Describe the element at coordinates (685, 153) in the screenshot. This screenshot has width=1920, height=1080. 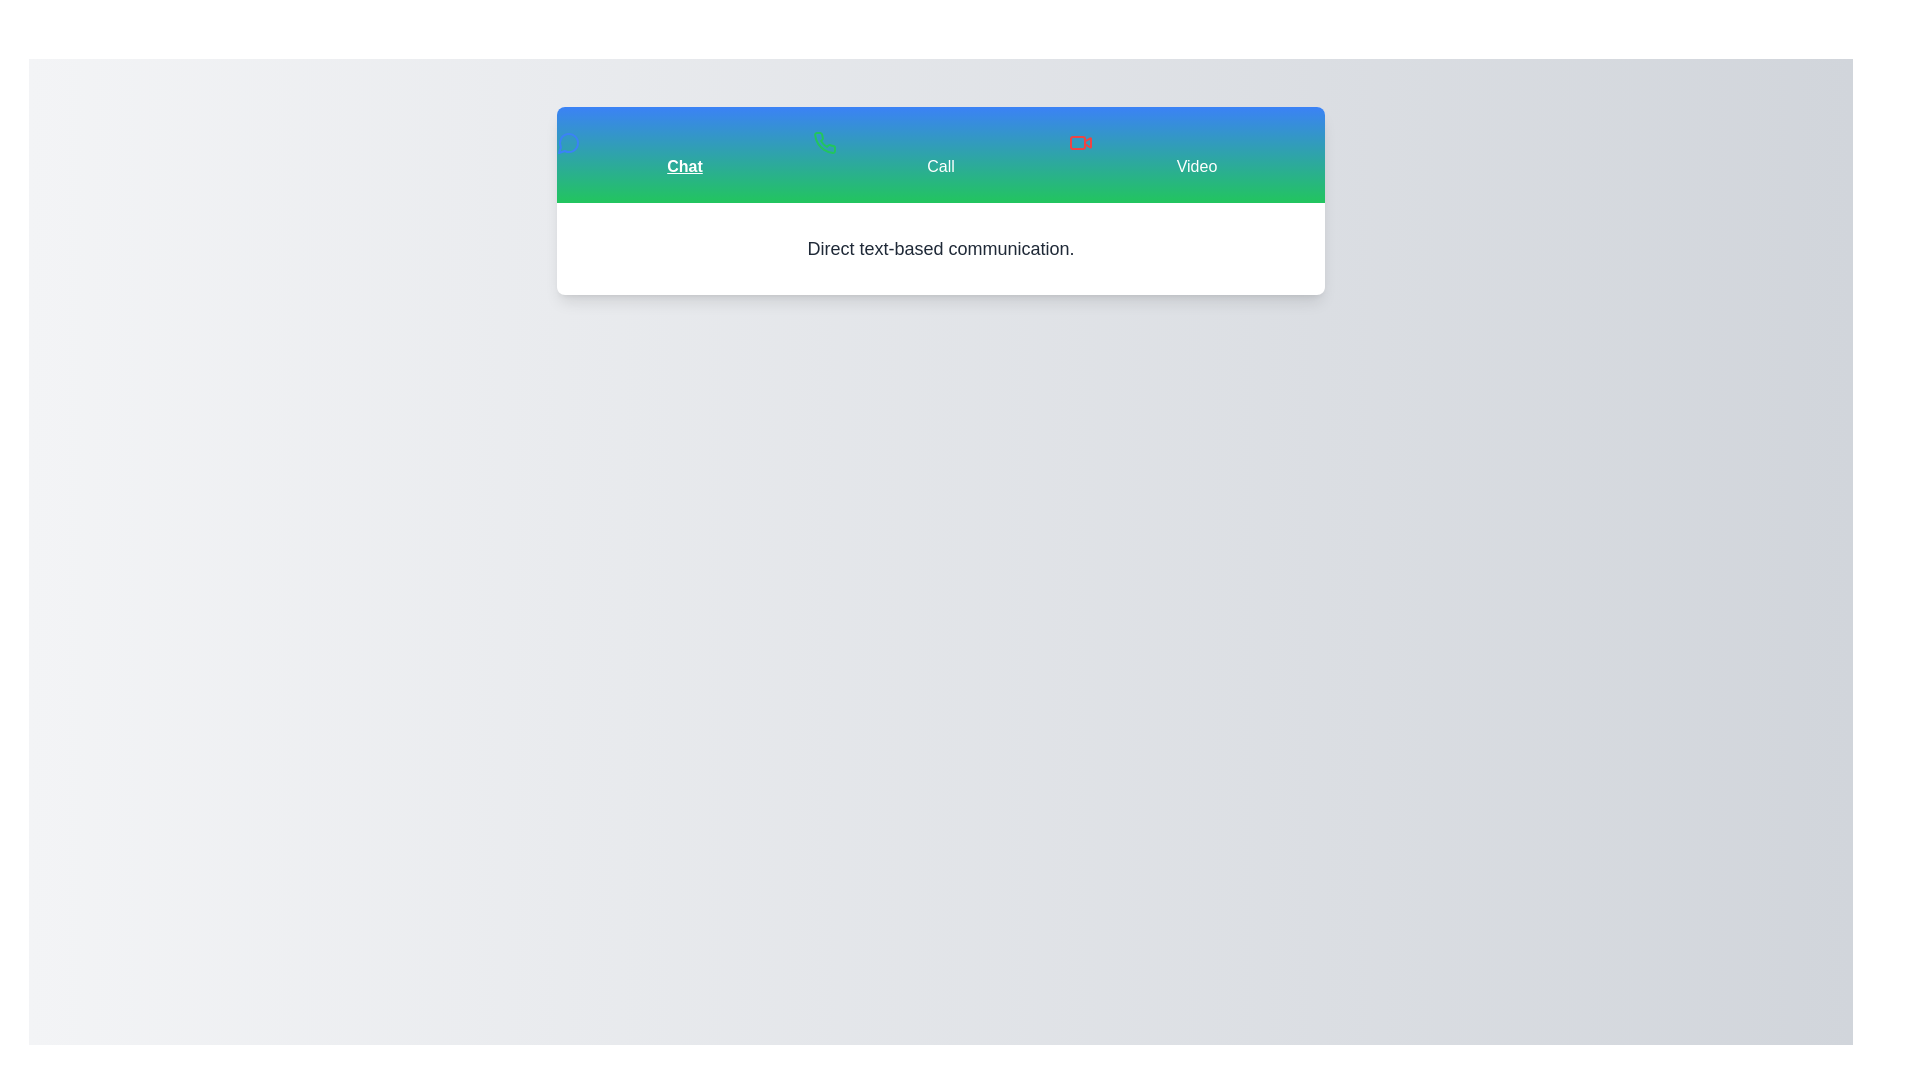
I see `the Chat tab by clicking on it` at that location.